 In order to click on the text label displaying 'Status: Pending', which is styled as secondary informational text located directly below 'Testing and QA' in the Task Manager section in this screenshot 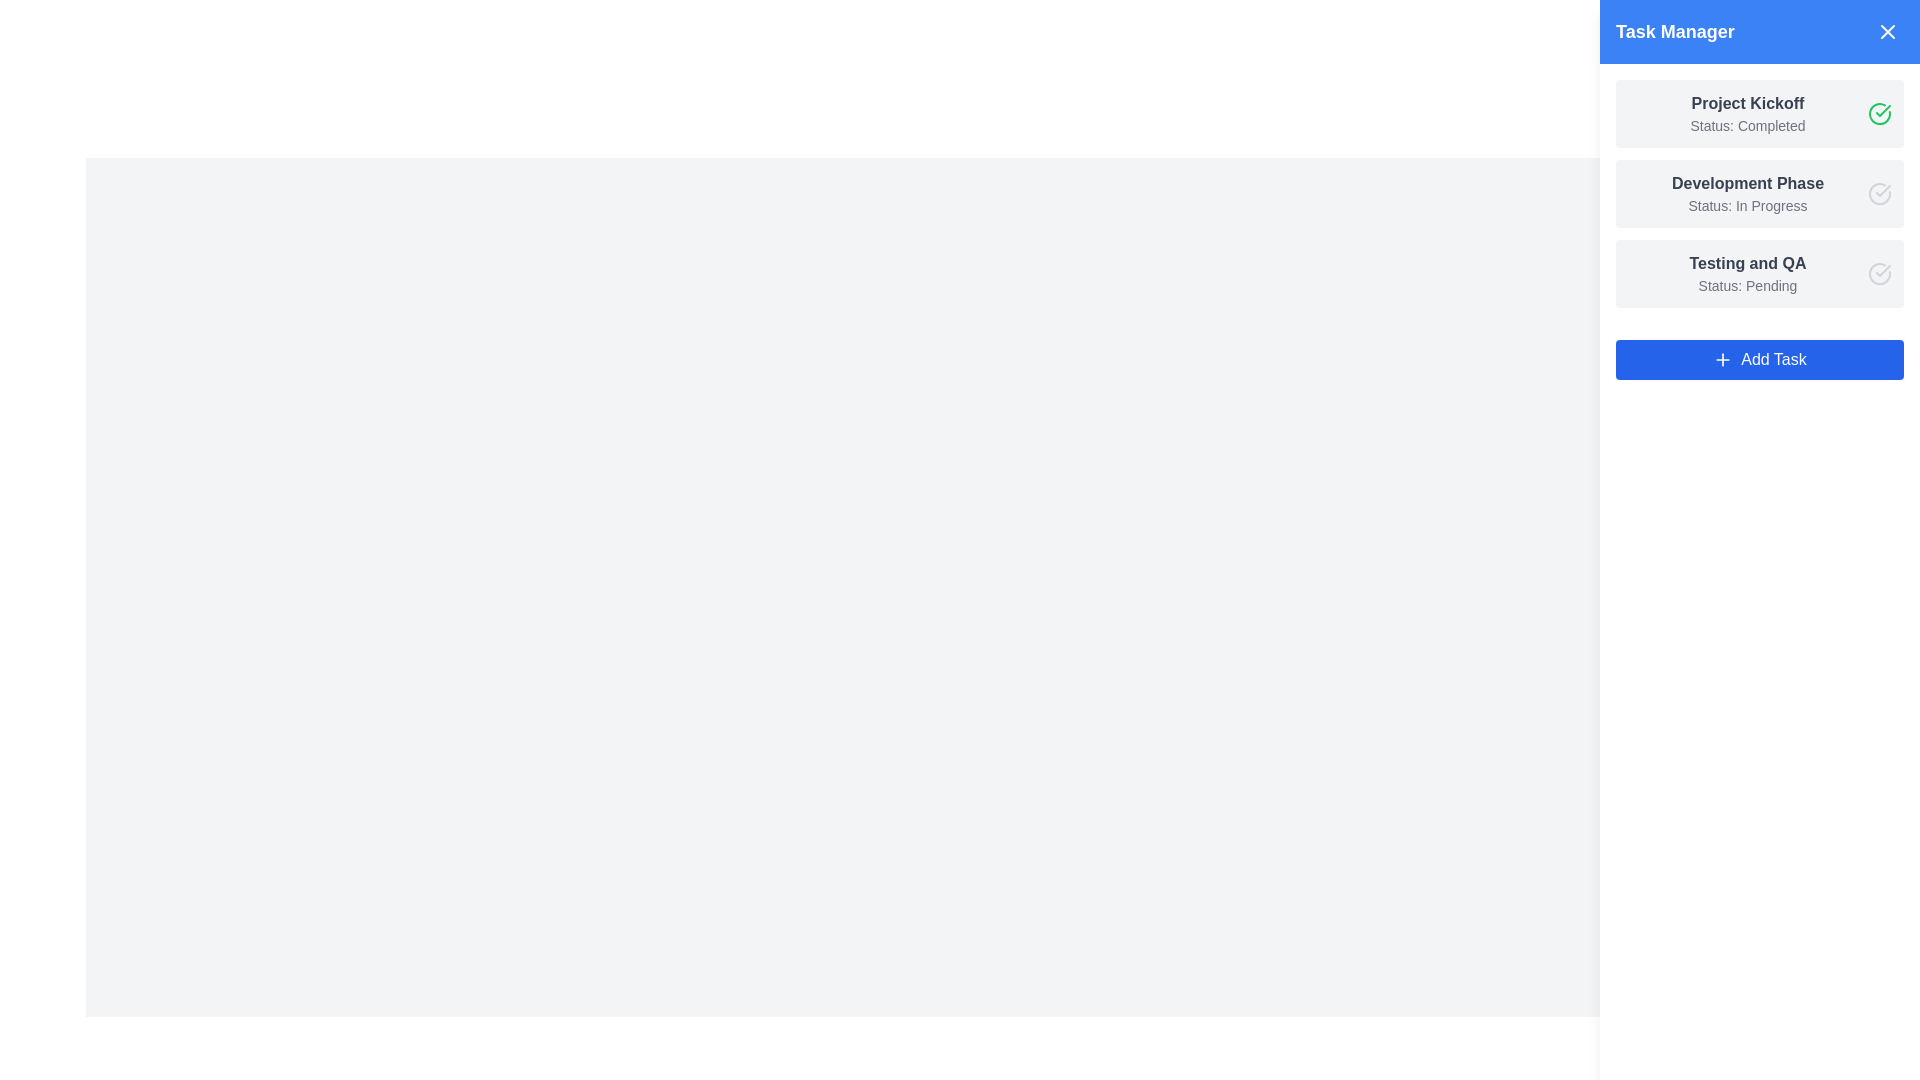, I will do `click(1746, 285)`.